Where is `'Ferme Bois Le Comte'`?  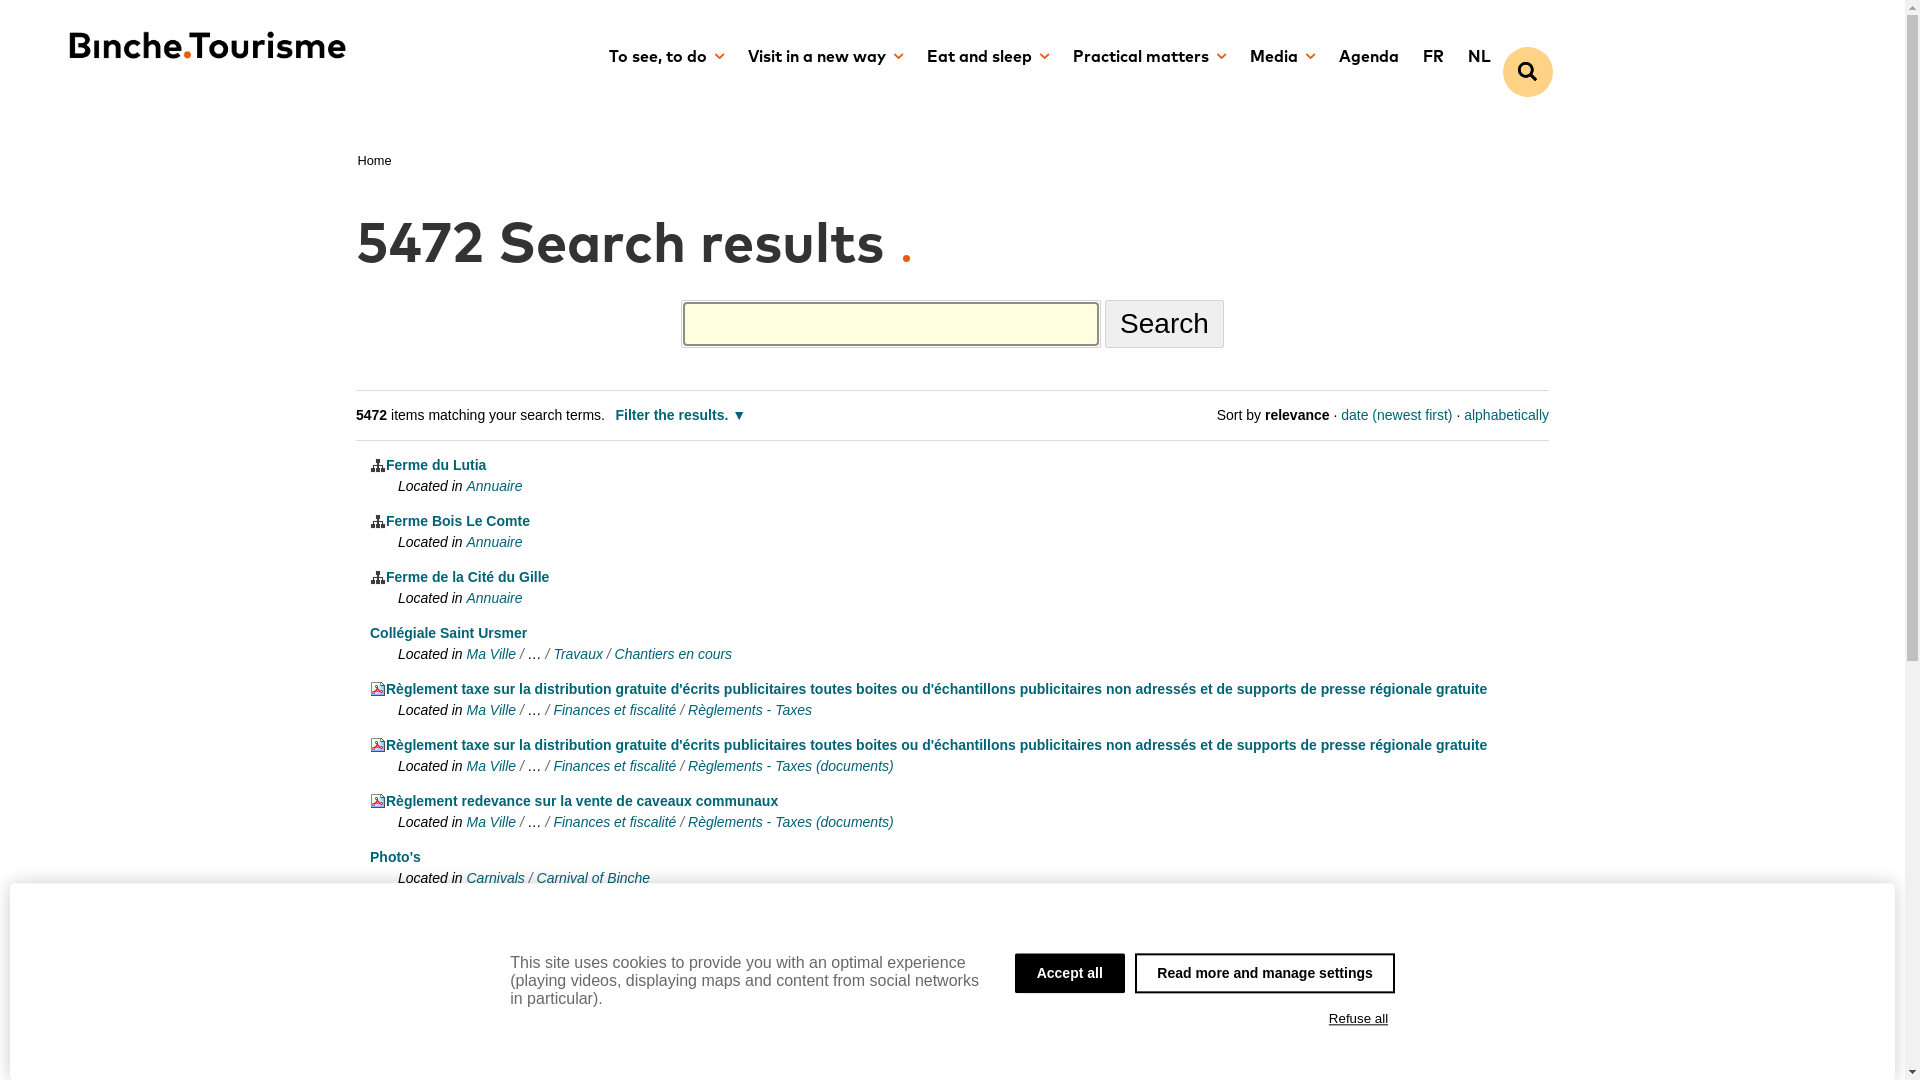 'Ferme Bois Le Comte' is located at coordinates (369, 519).